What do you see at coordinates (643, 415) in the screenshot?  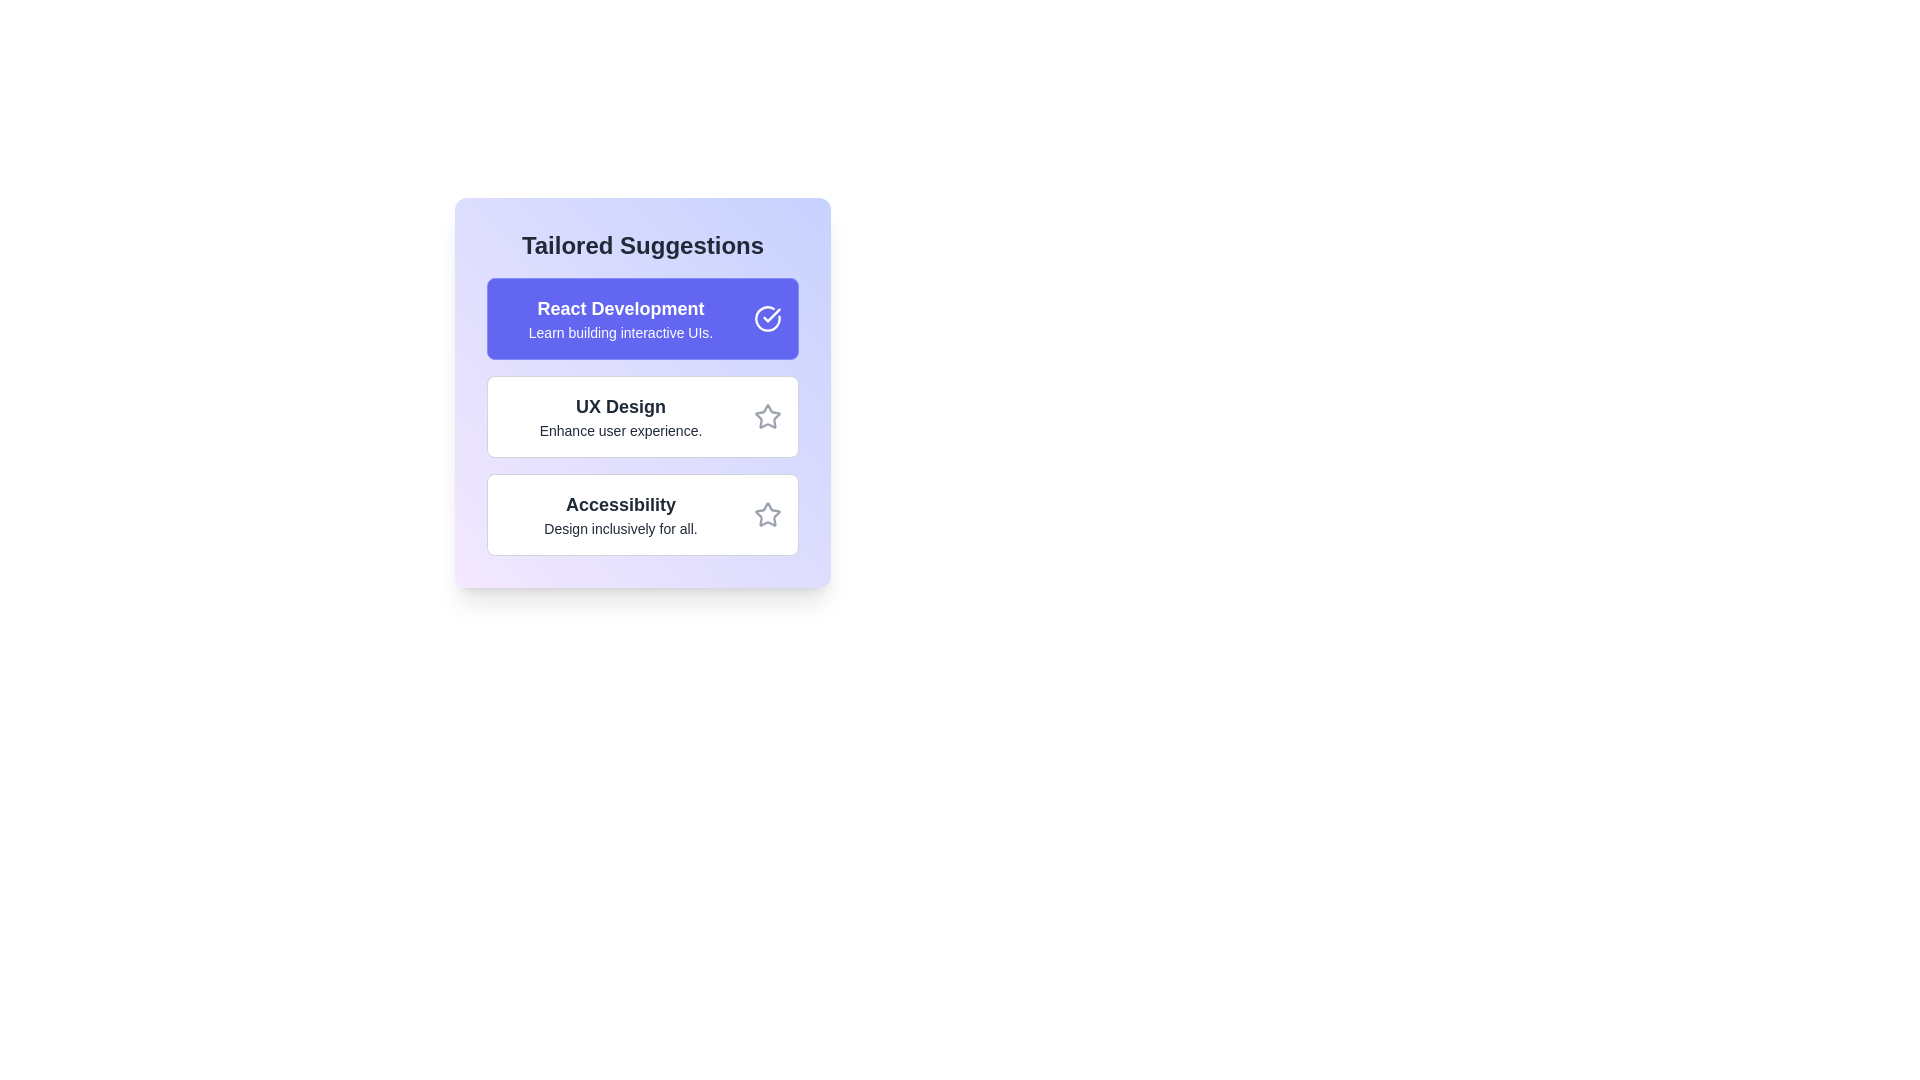 I see `the suggestion with the title UX Design` at bounding box center [643, 415].